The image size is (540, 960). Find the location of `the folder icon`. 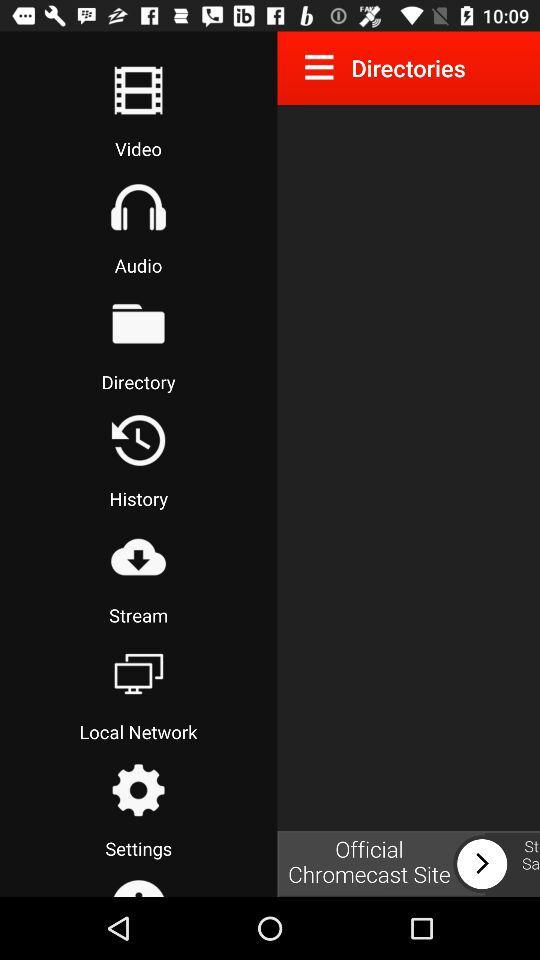

the folder icon is located at coordinates (137, 323).